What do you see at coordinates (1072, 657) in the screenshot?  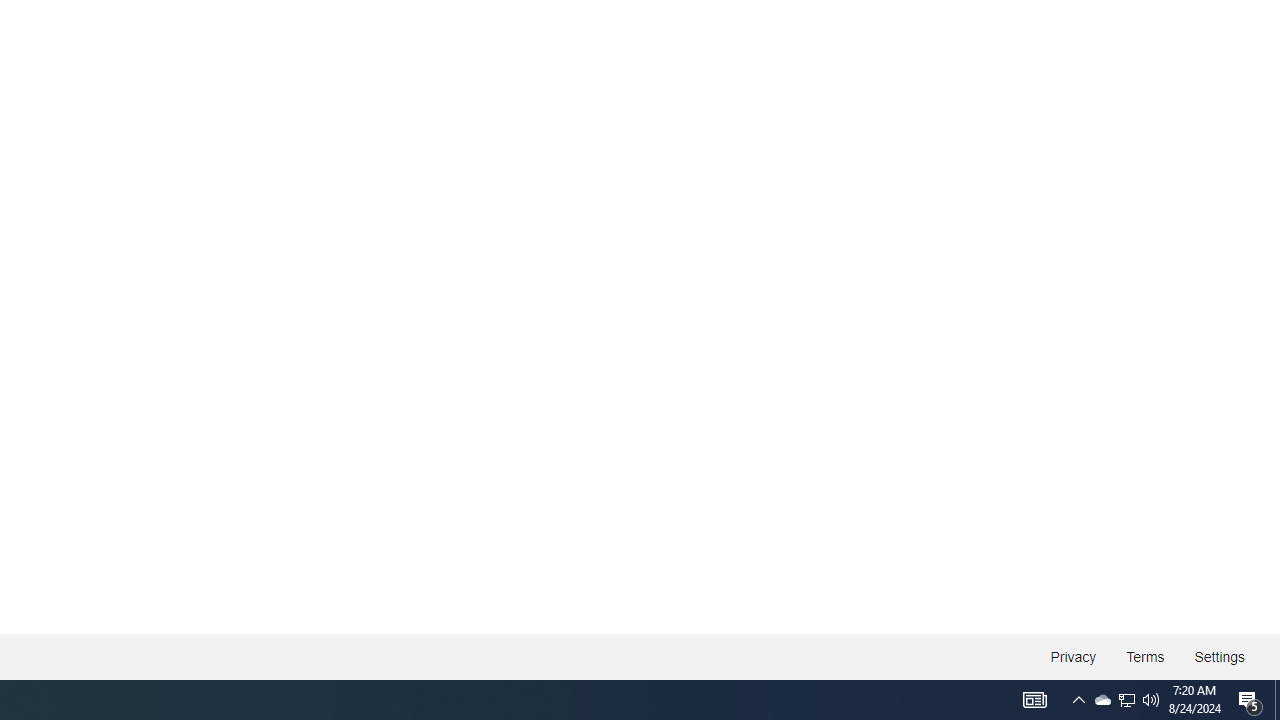 I see `'Privacy'` at bounding box center [1072, 657].